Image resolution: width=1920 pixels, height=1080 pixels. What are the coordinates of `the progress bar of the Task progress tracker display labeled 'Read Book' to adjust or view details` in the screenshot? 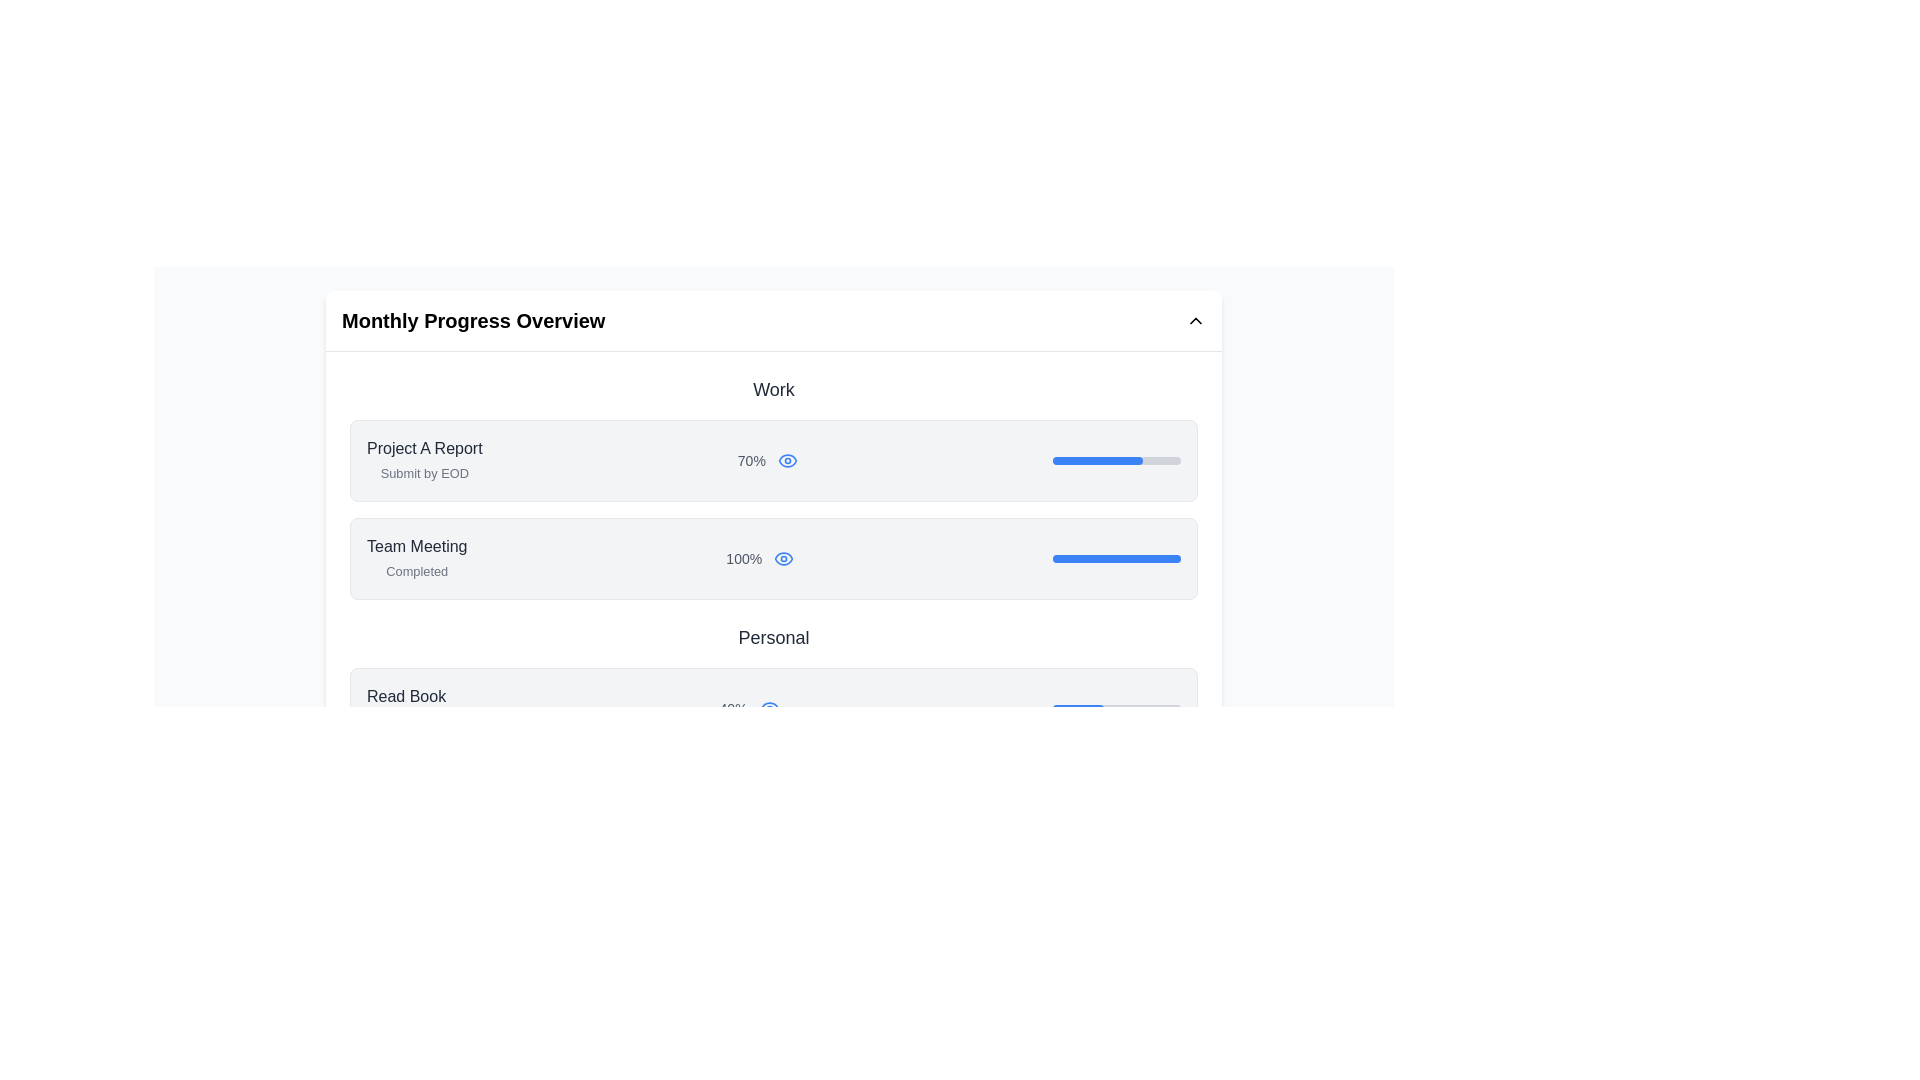 It's located at (772, 708).